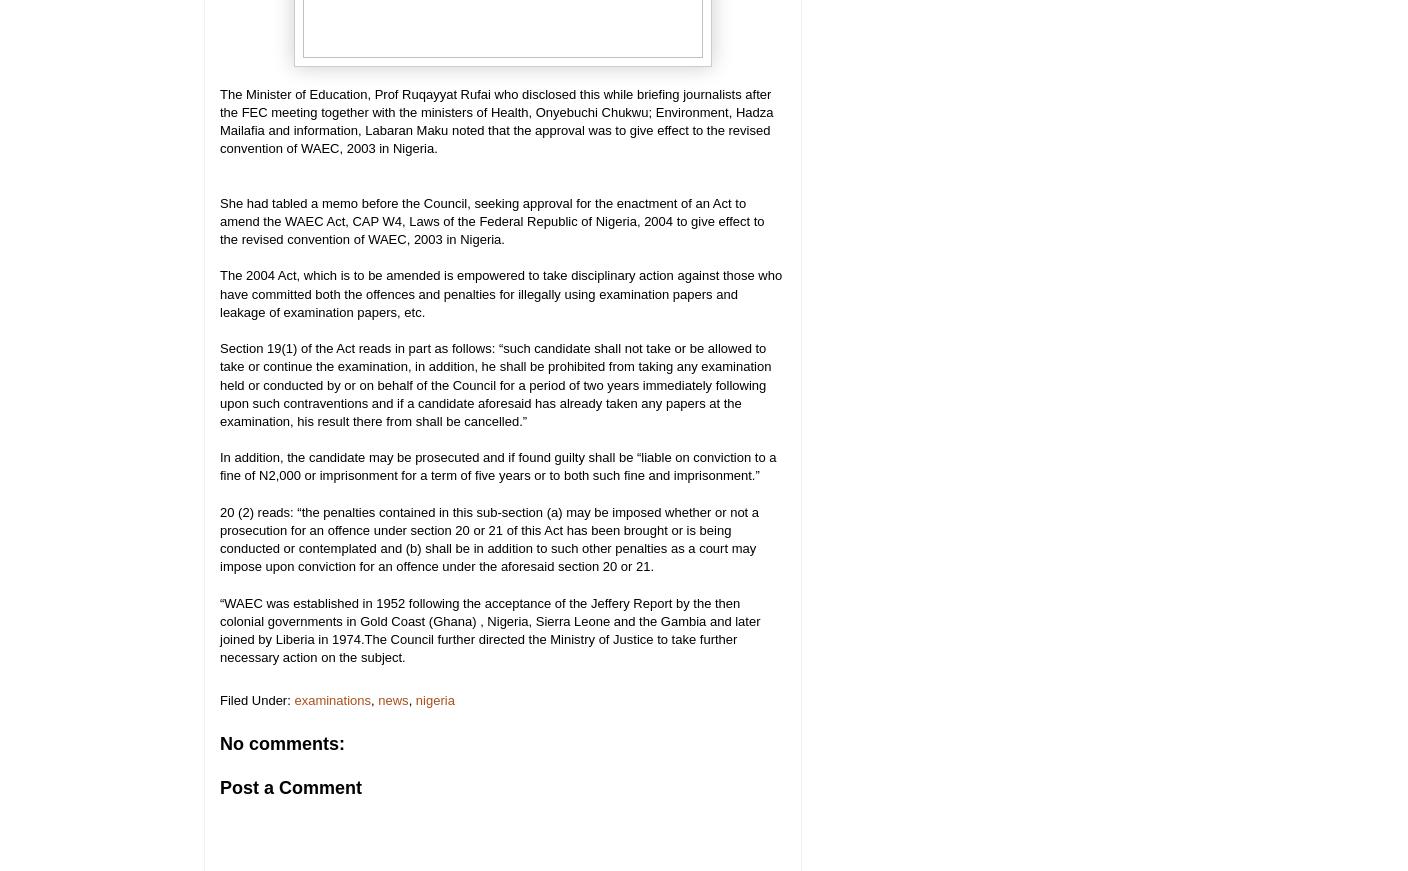 The image size is (1408, 871). I want to click on 'news', so click(391, 698).